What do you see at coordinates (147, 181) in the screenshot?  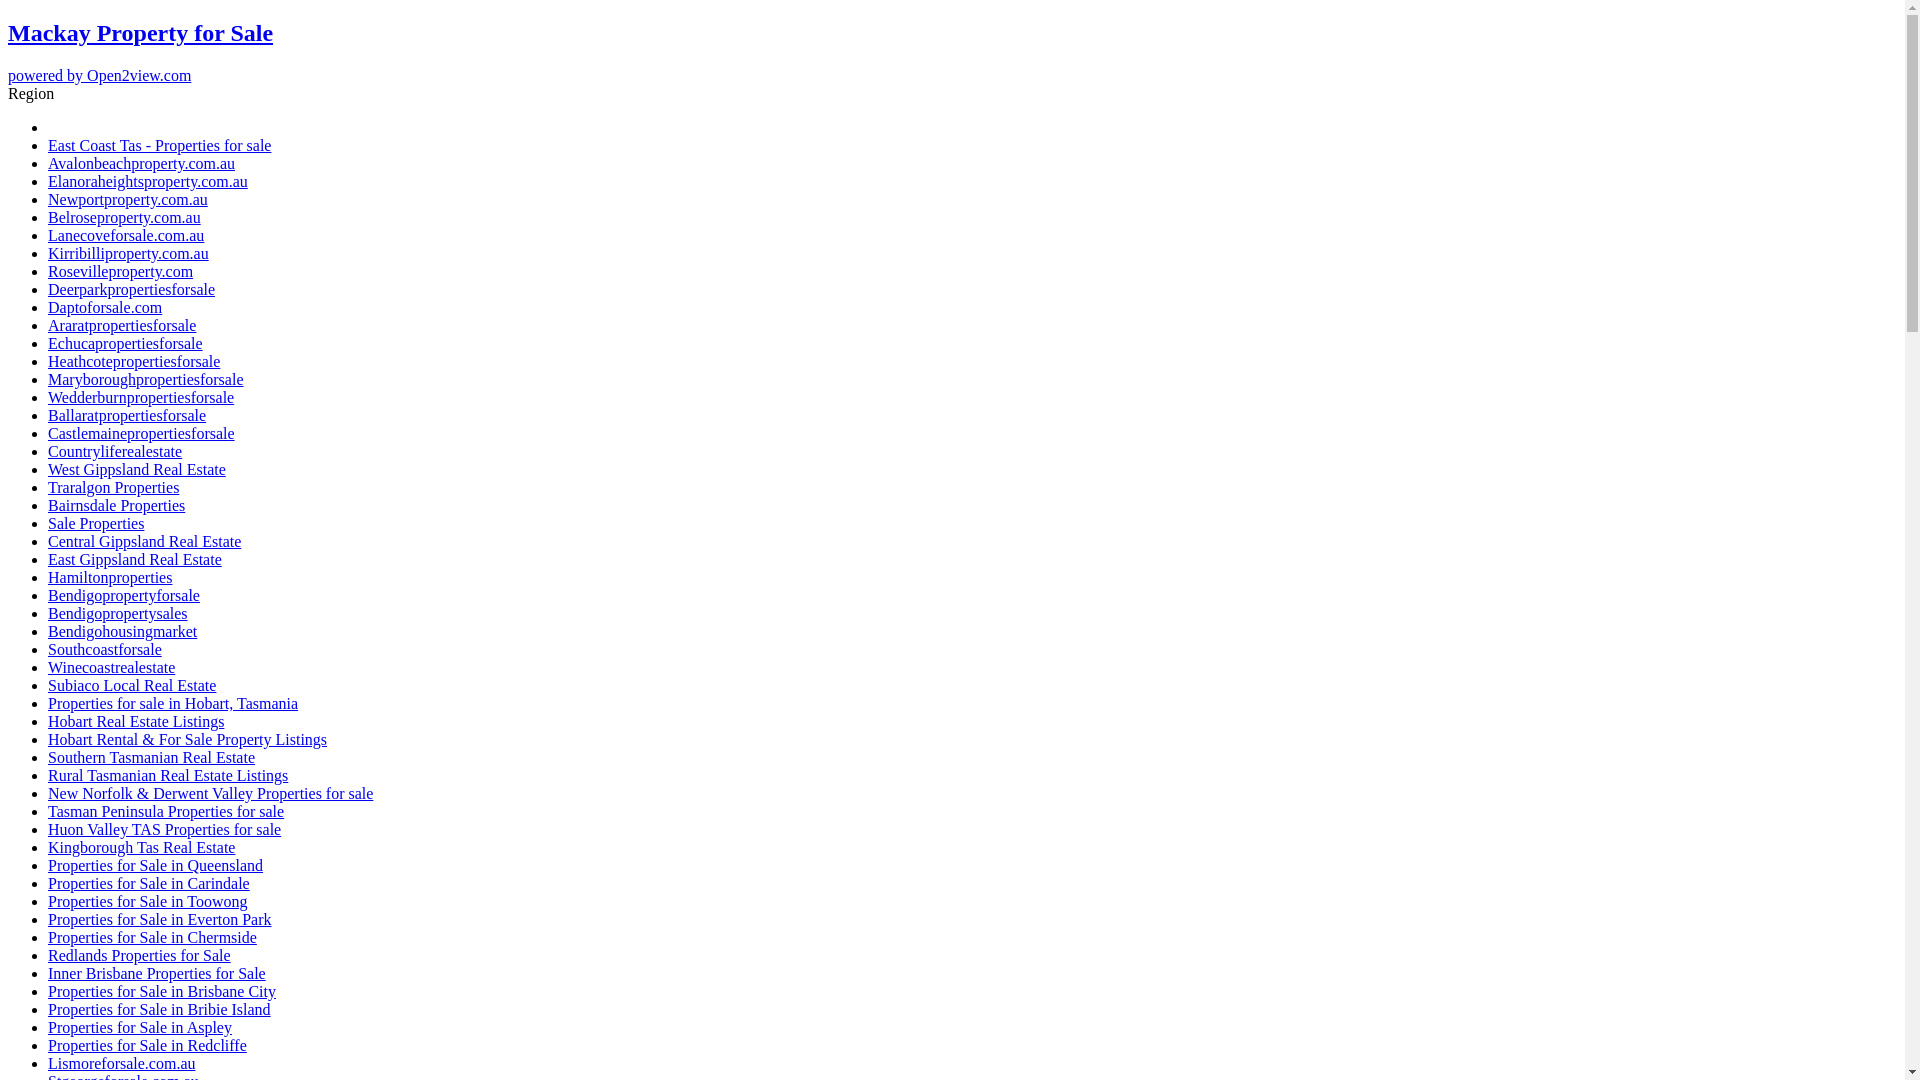 I see `'Elanoraheightsproperty.com.au'` at bounding box center [147, 181].